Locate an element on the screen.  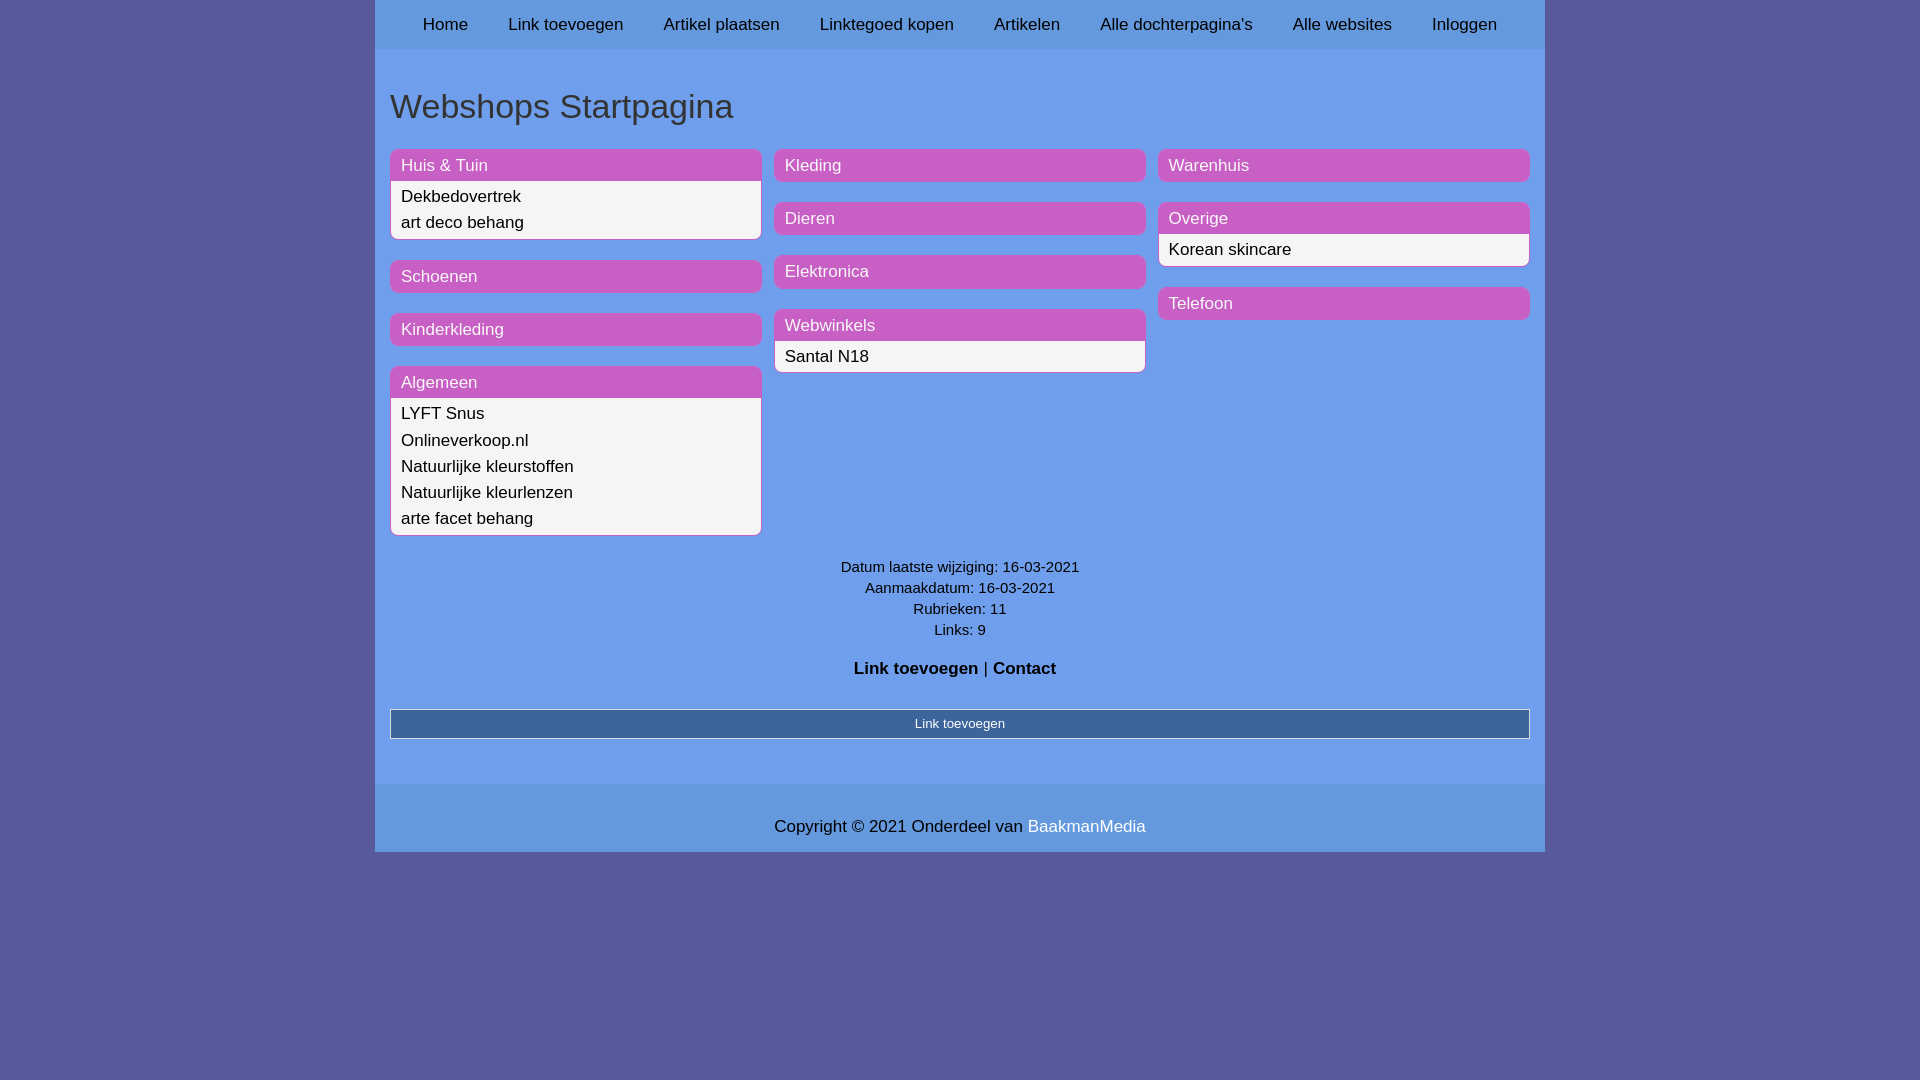
'Warenhuis' is located at coordinates (1208, 164).